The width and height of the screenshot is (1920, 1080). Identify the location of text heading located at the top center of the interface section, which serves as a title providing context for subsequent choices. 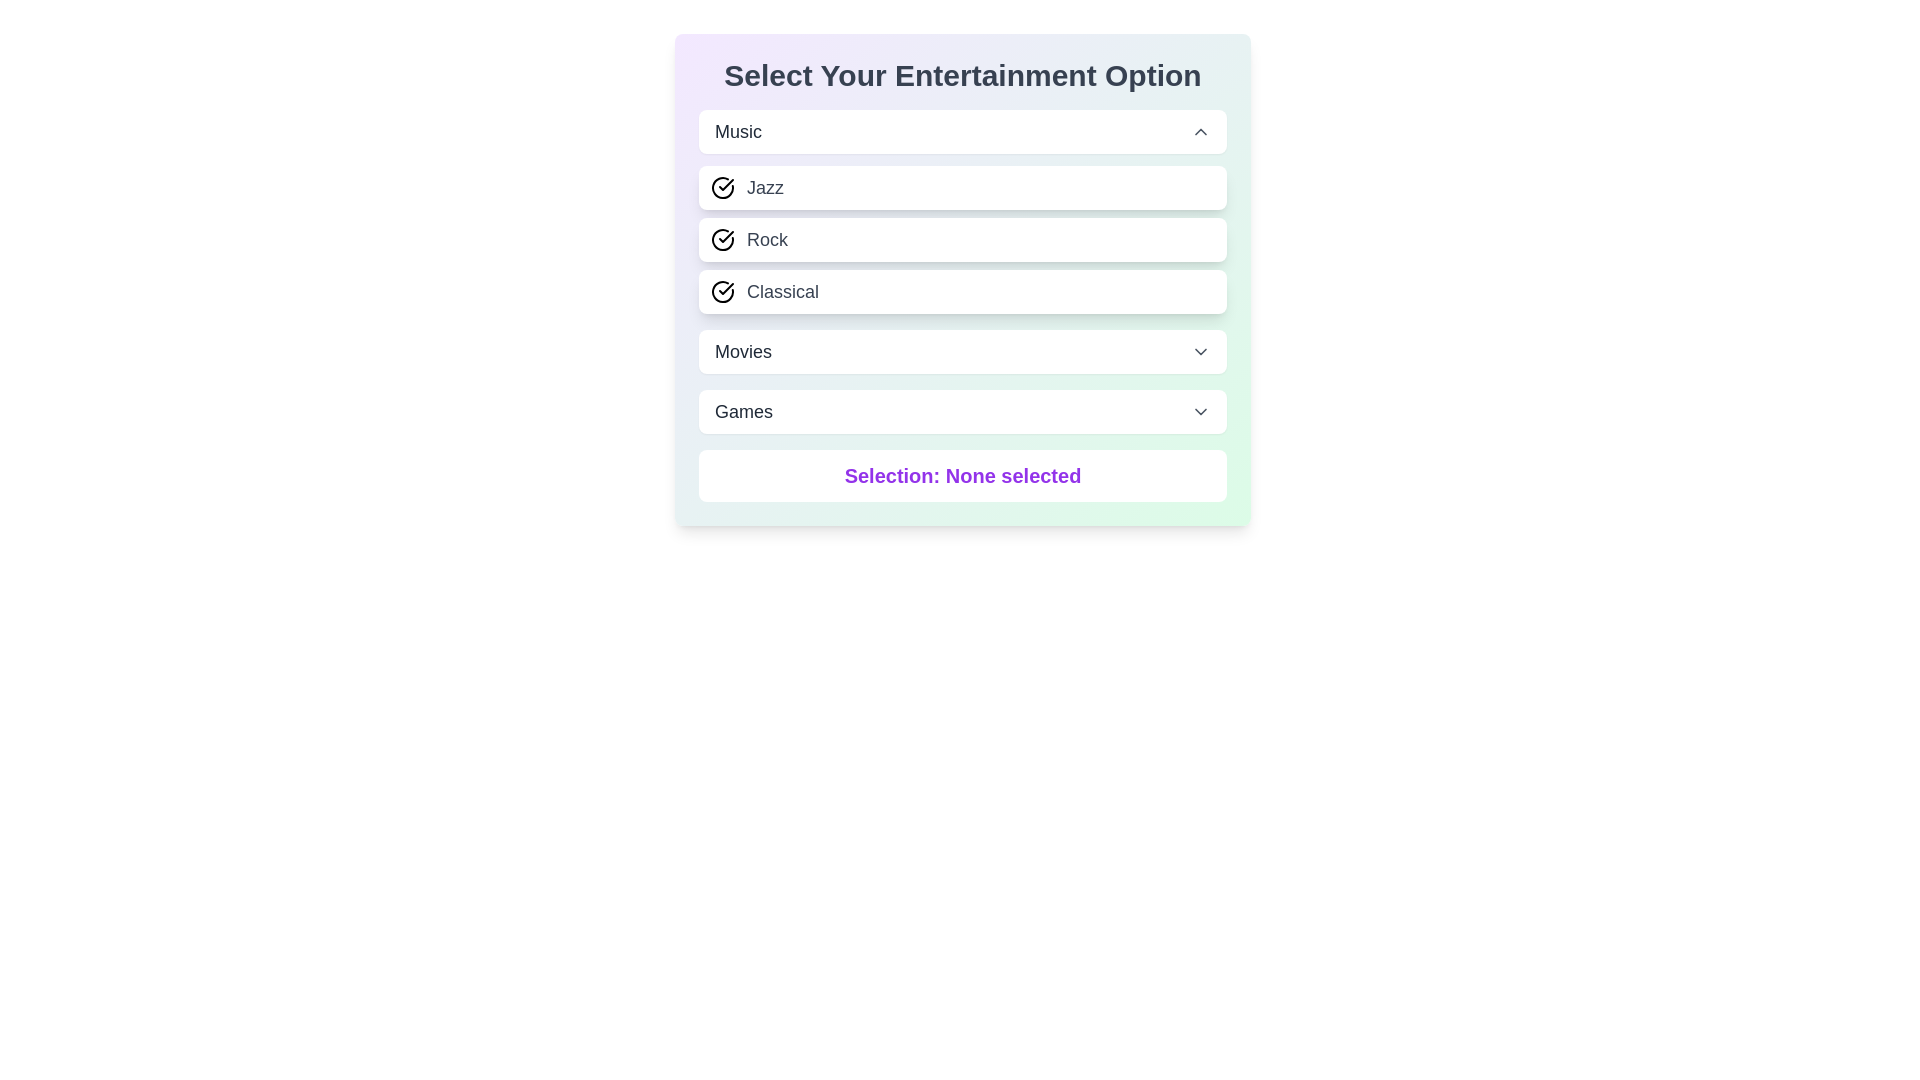
(963, 75).